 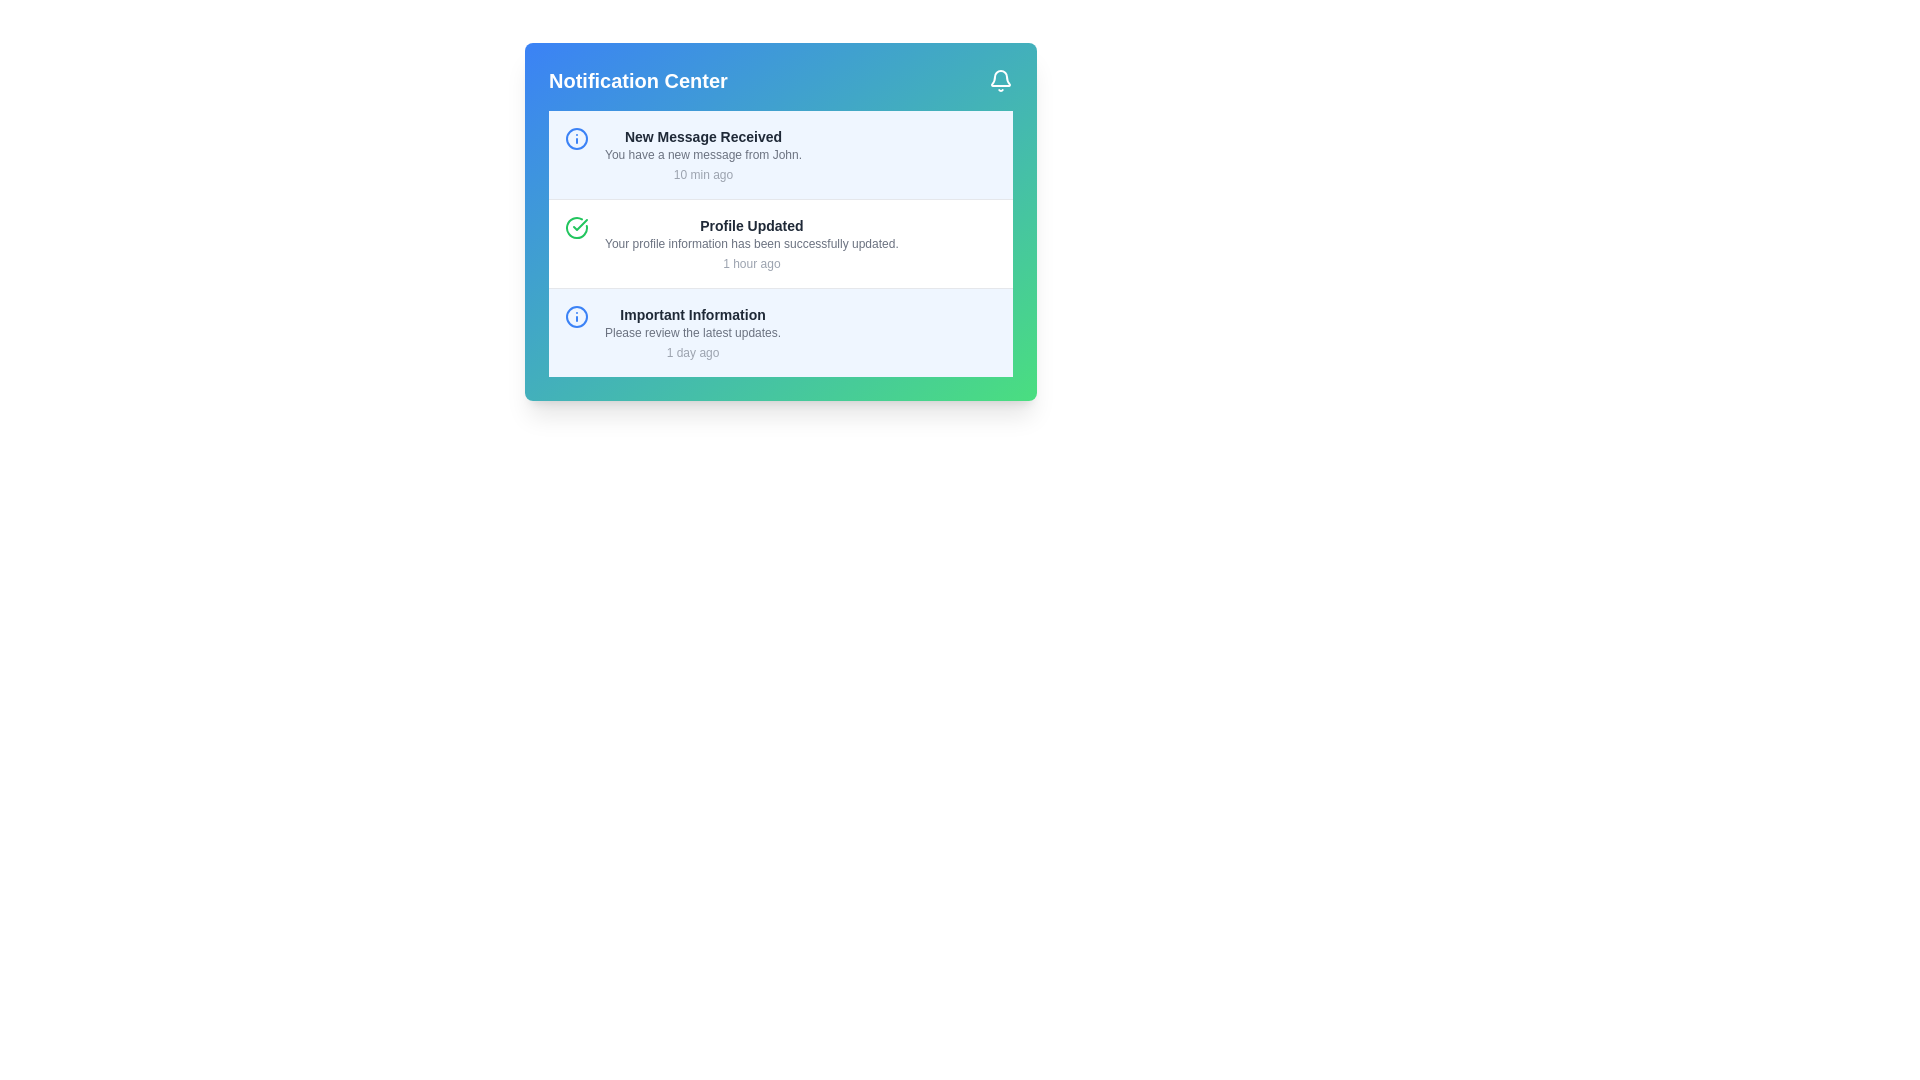 I want to click on the check mark icon within the 'Profile Updated' notification item in the notification center interface, which is styled in green and overlaid on a circular component, so click(x=579, y=224).